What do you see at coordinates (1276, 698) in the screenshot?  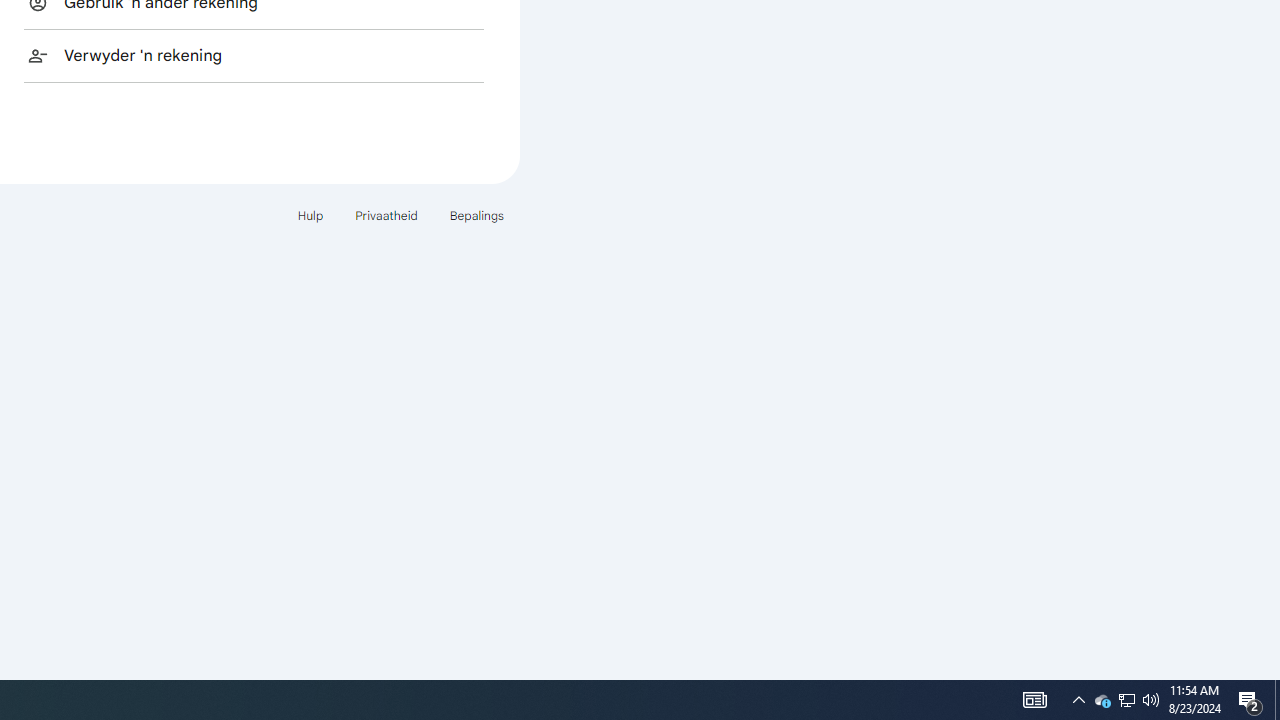 I see `'Show desktop'` at bounding box center [1276, 698].